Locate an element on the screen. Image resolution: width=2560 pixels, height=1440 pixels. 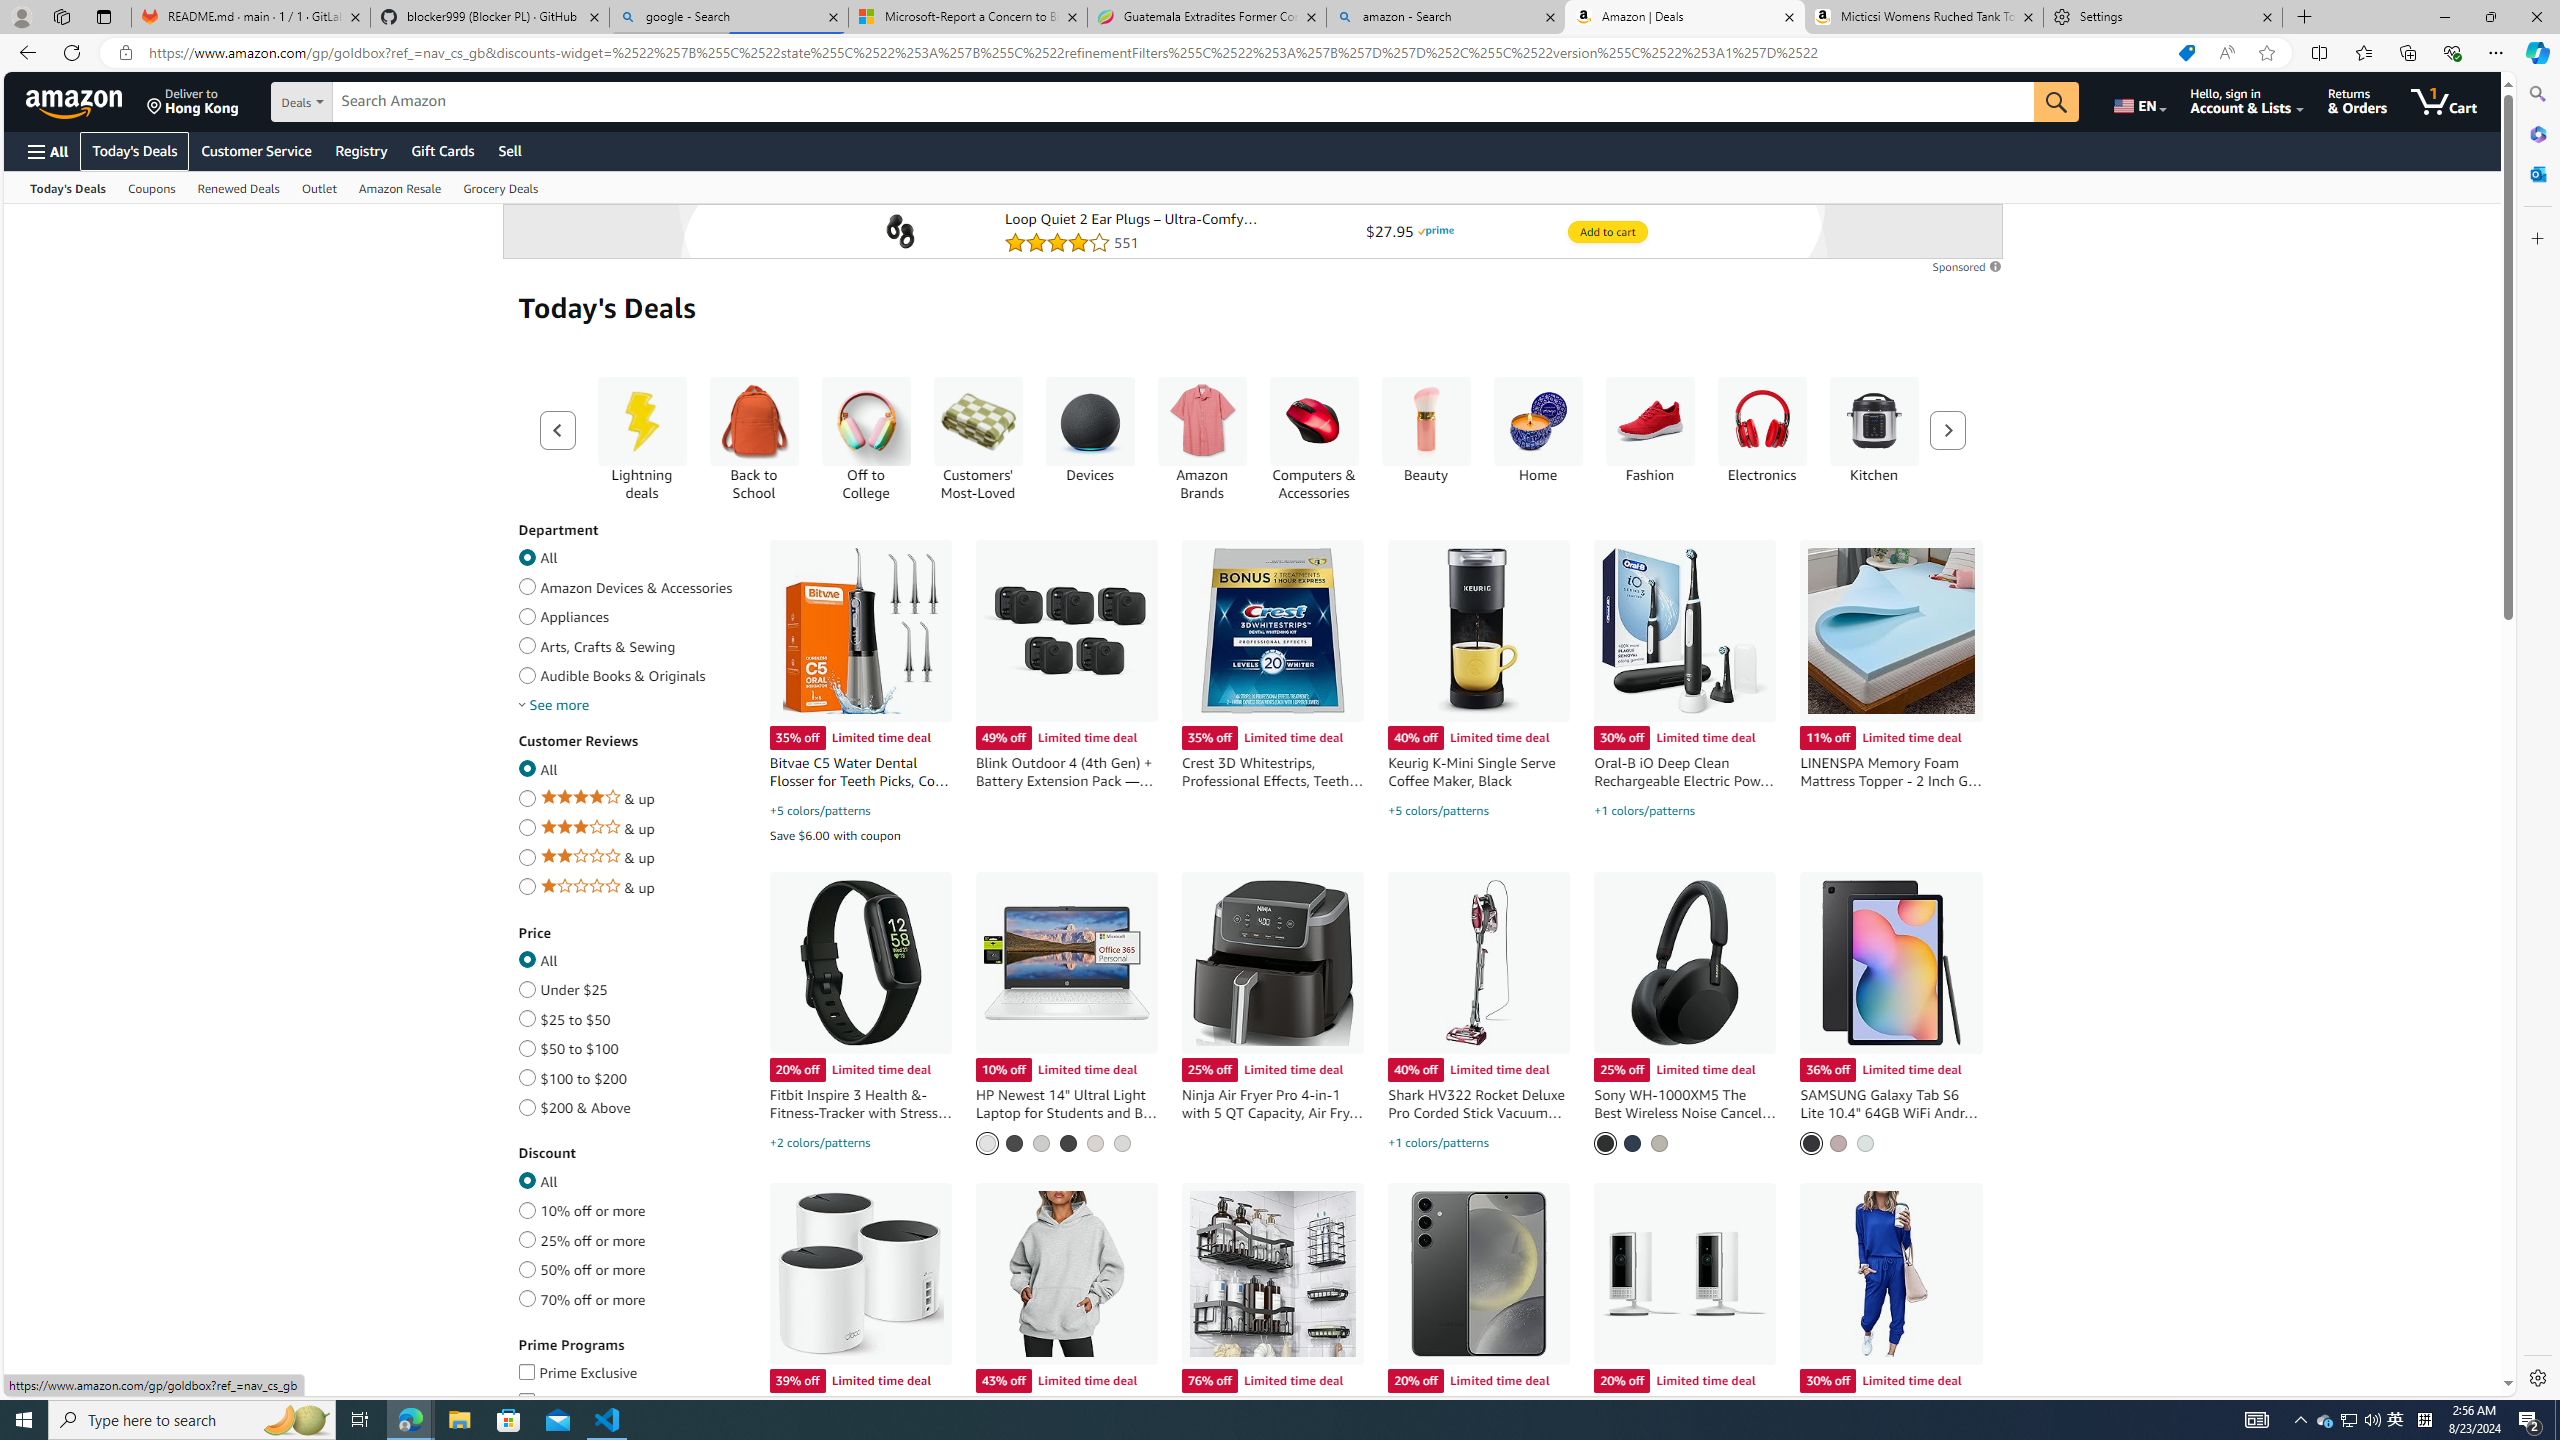
'Average review star rating of 2 and up' is located at coordinates (525, 853).